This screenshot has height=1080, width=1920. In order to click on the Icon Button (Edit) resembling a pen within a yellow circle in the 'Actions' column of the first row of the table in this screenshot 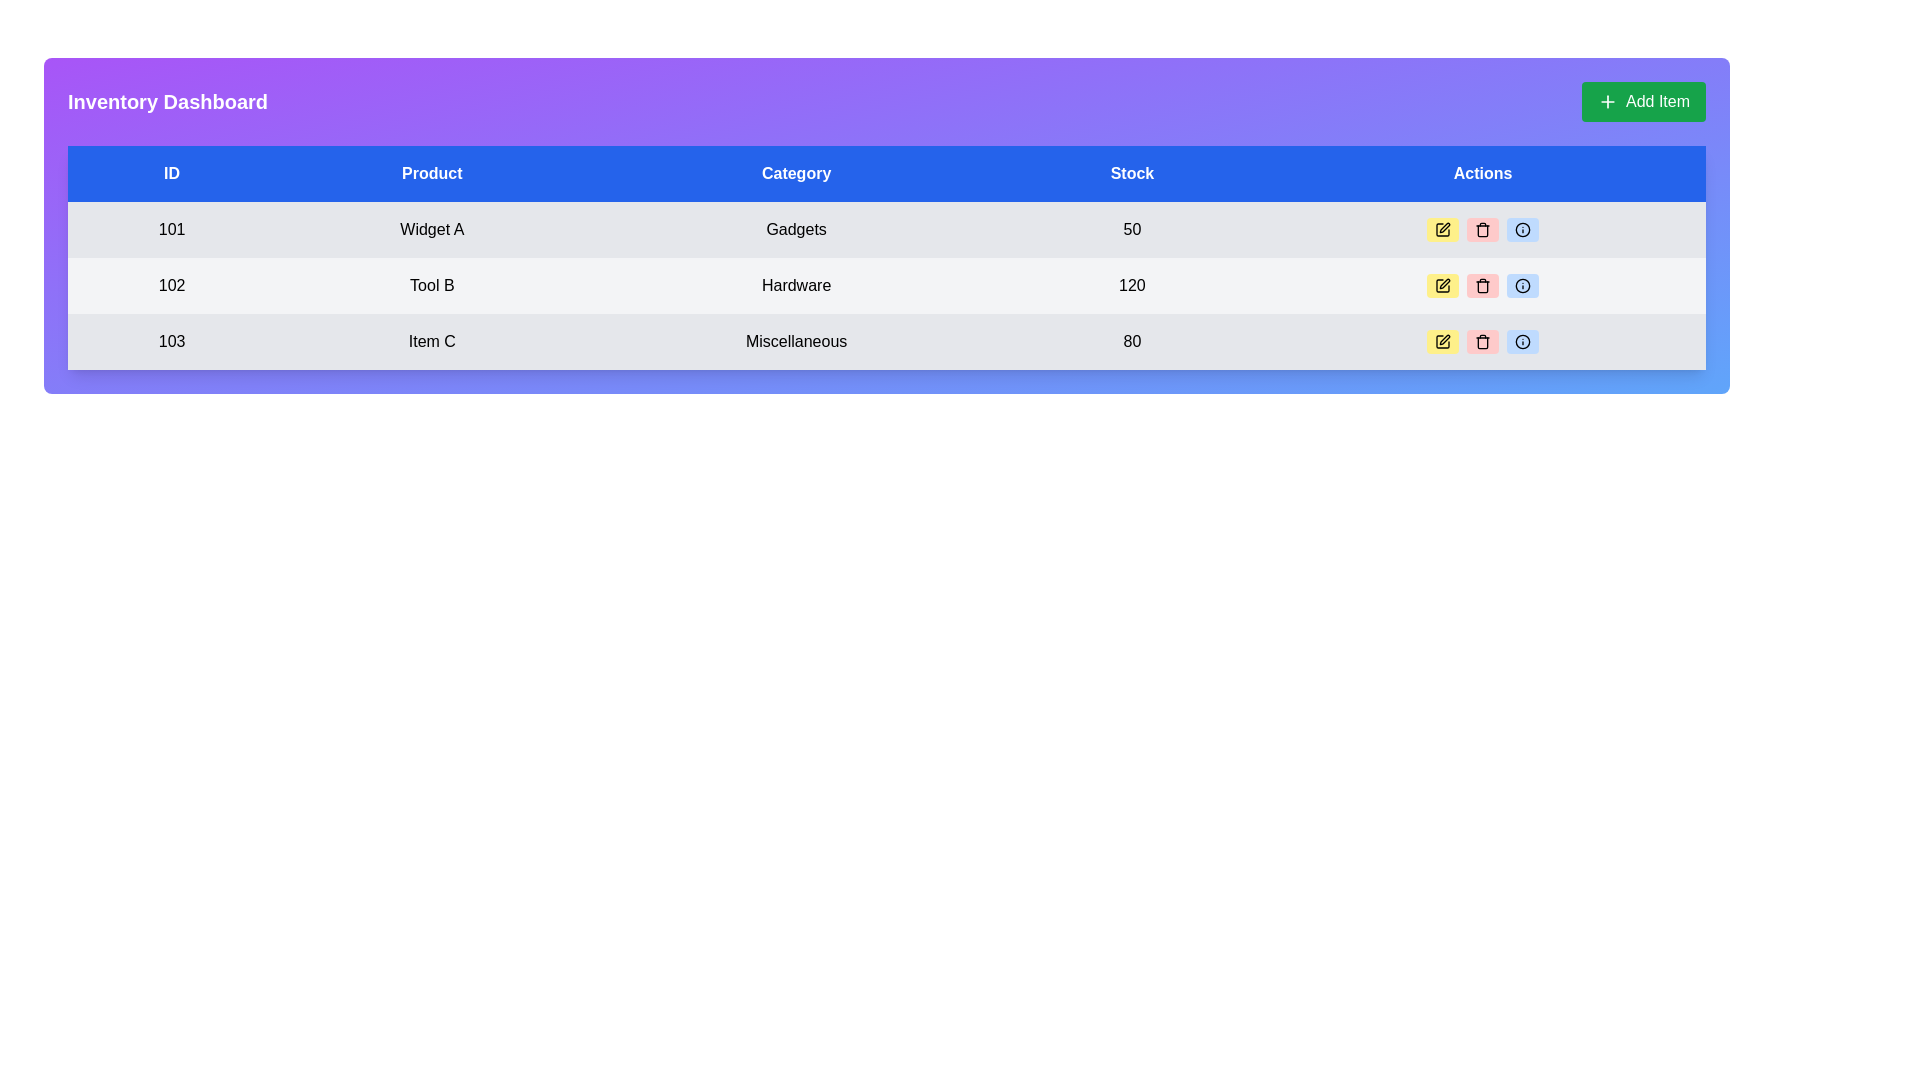, I will do `click(1443, 229)`.